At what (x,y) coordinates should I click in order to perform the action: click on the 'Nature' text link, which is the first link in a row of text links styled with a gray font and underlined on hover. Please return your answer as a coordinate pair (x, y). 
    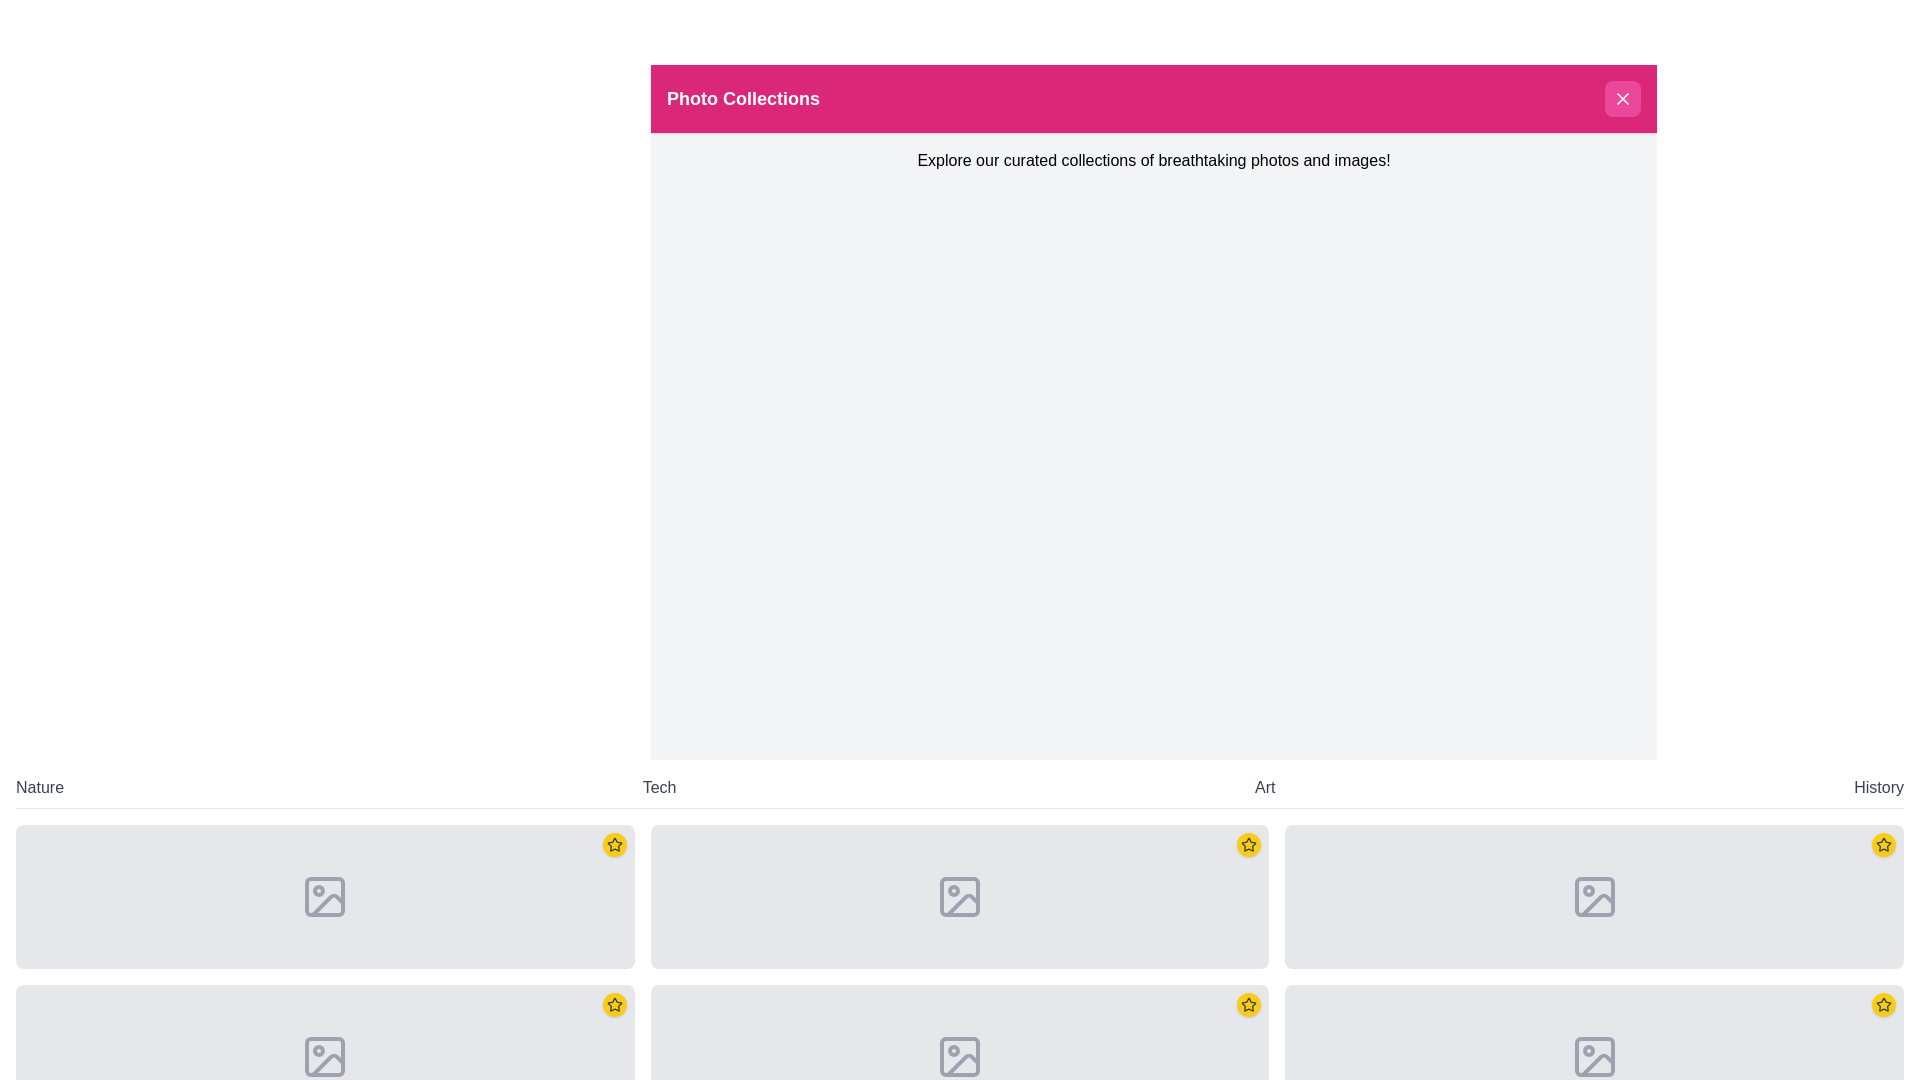
    Looking at the image, I should click on (39, 786).